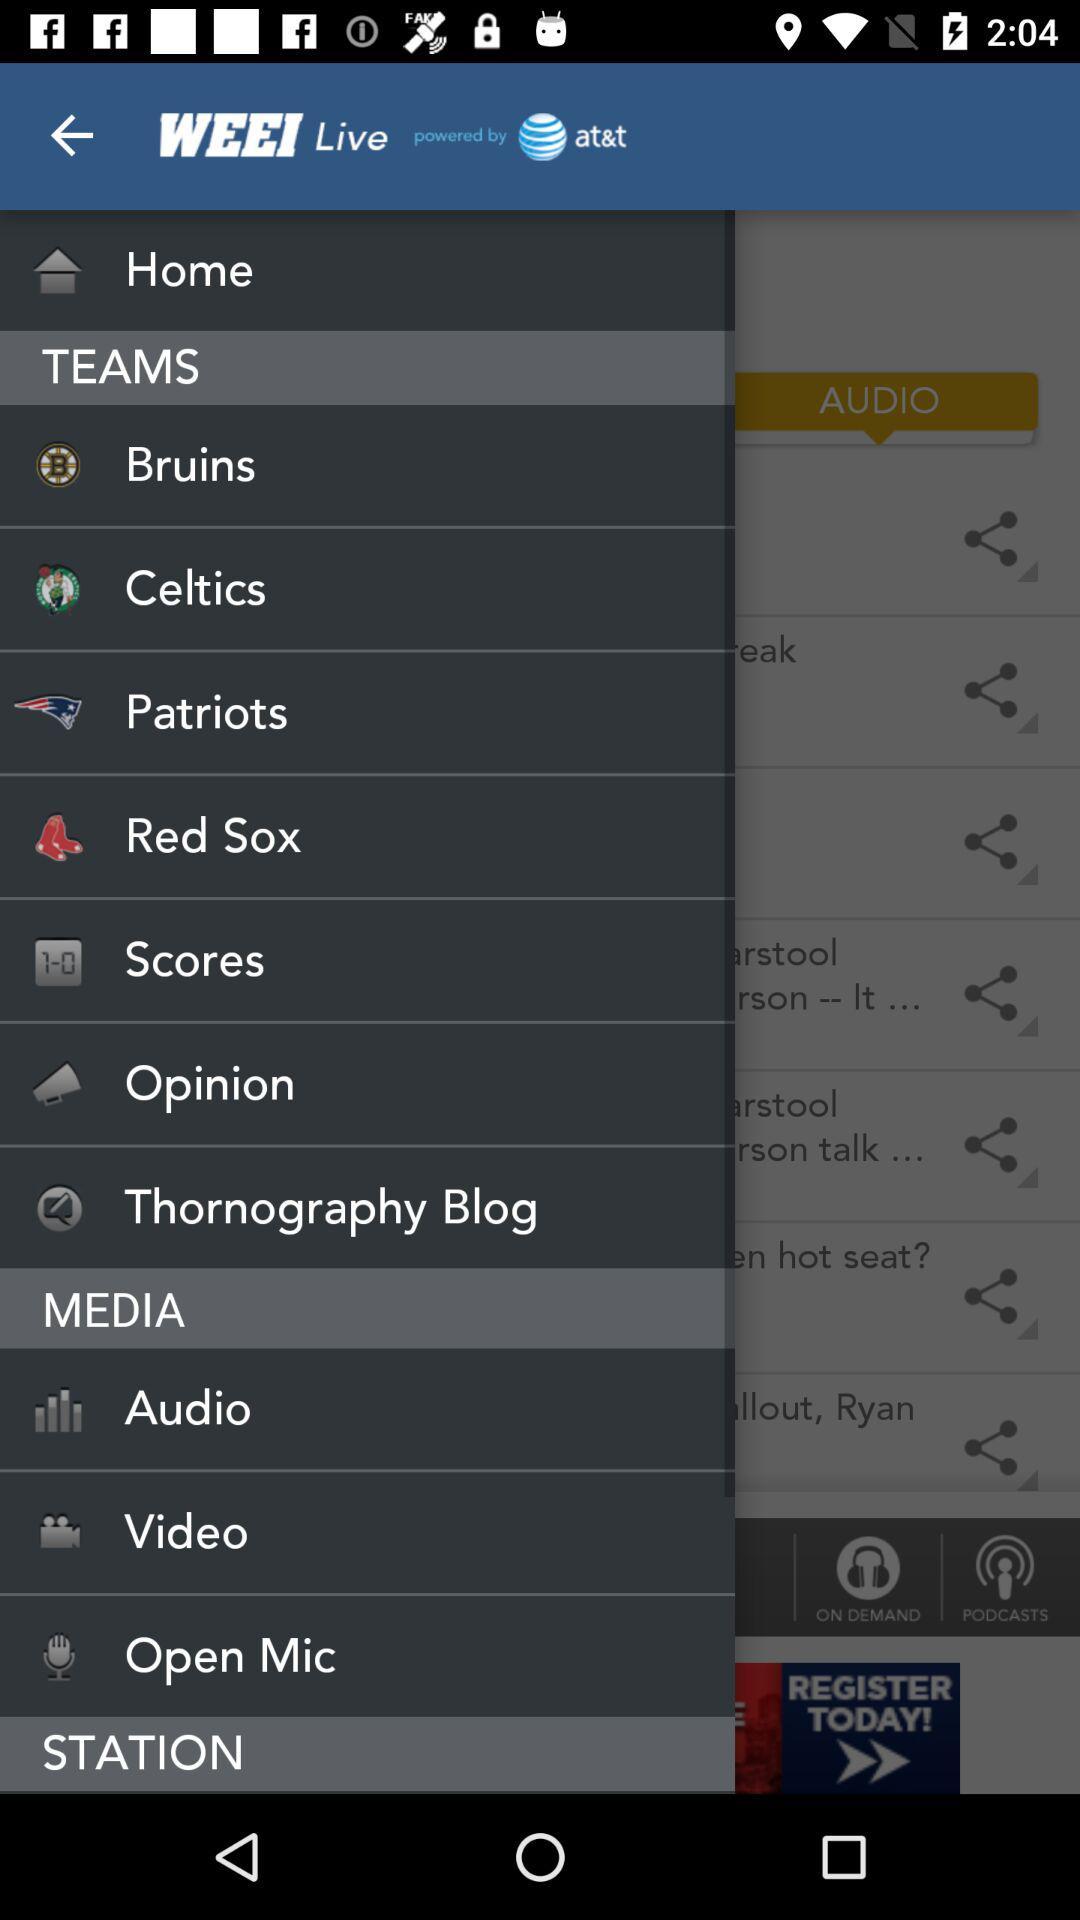 The image size is (1080, 1920). I want to click on the red sox icon, so click(367, 836).